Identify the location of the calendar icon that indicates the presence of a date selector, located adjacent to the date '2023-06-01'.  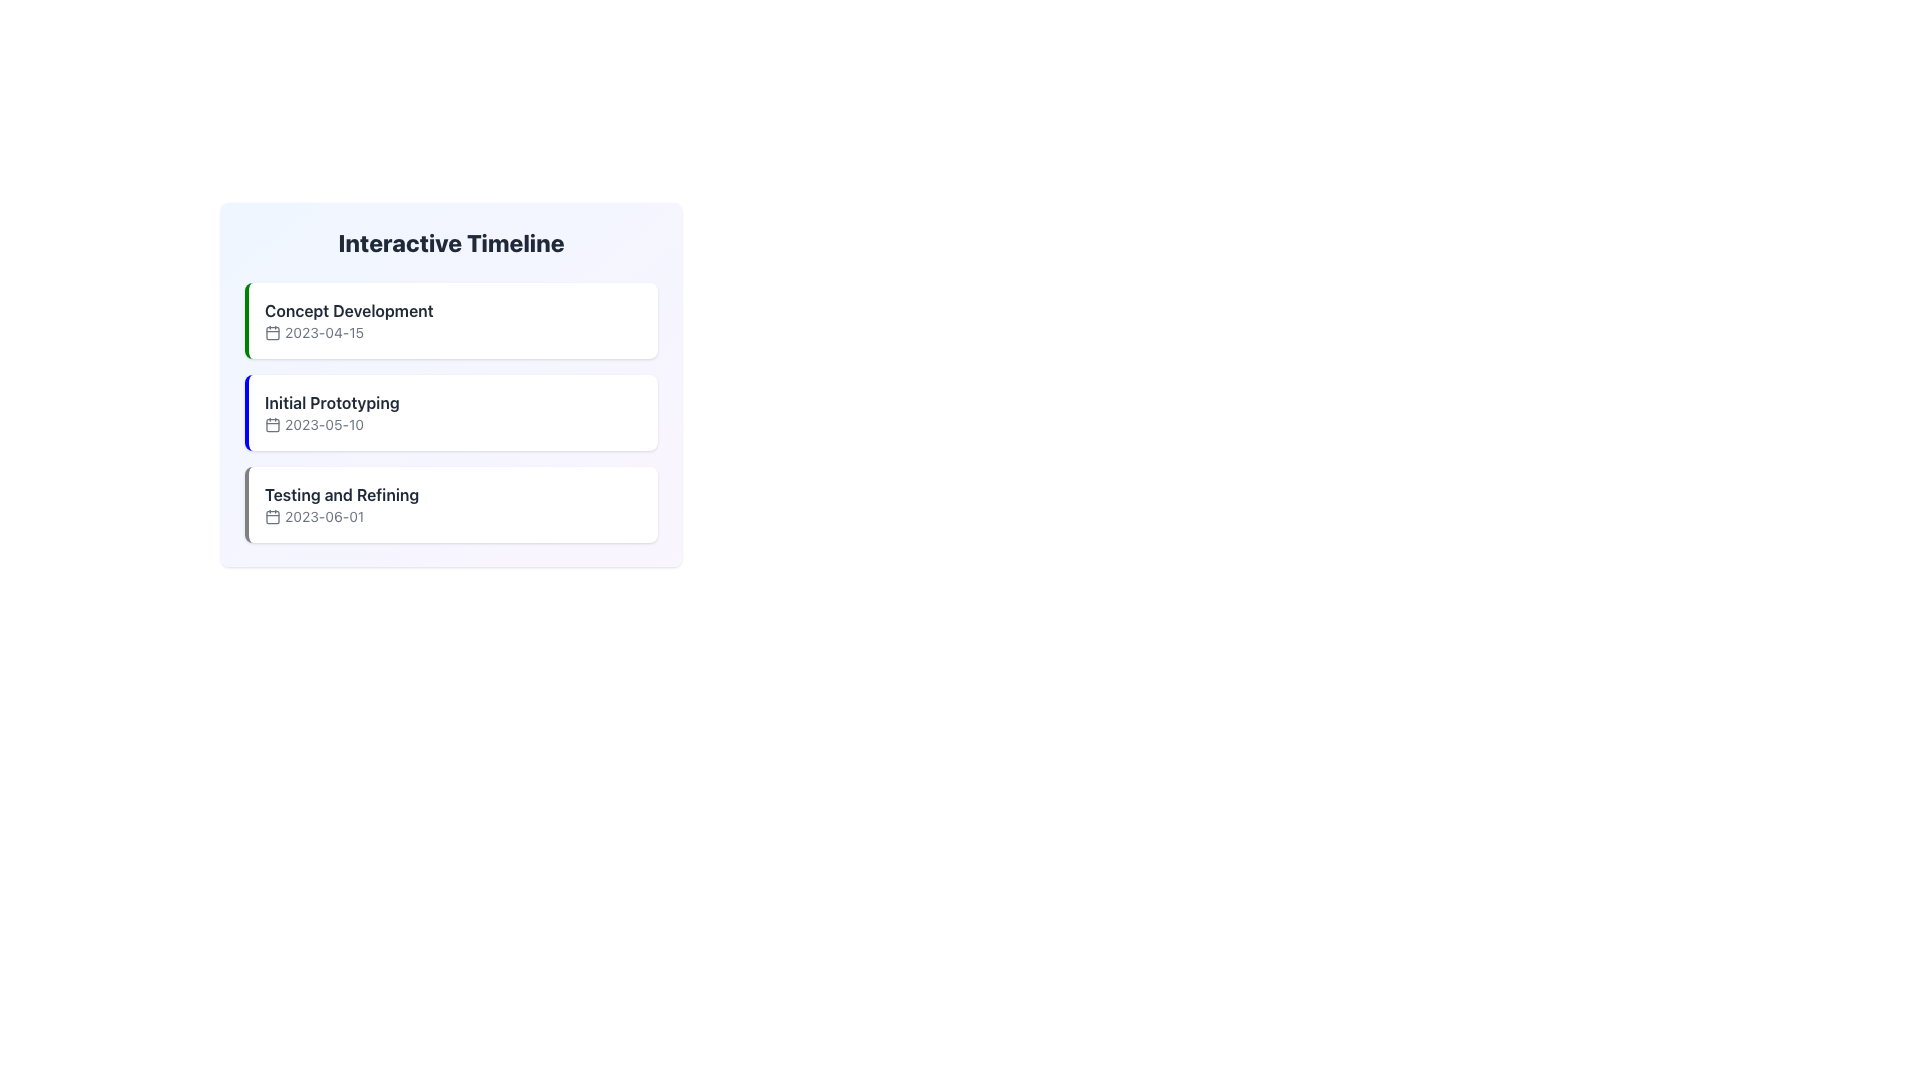
(272, 515).